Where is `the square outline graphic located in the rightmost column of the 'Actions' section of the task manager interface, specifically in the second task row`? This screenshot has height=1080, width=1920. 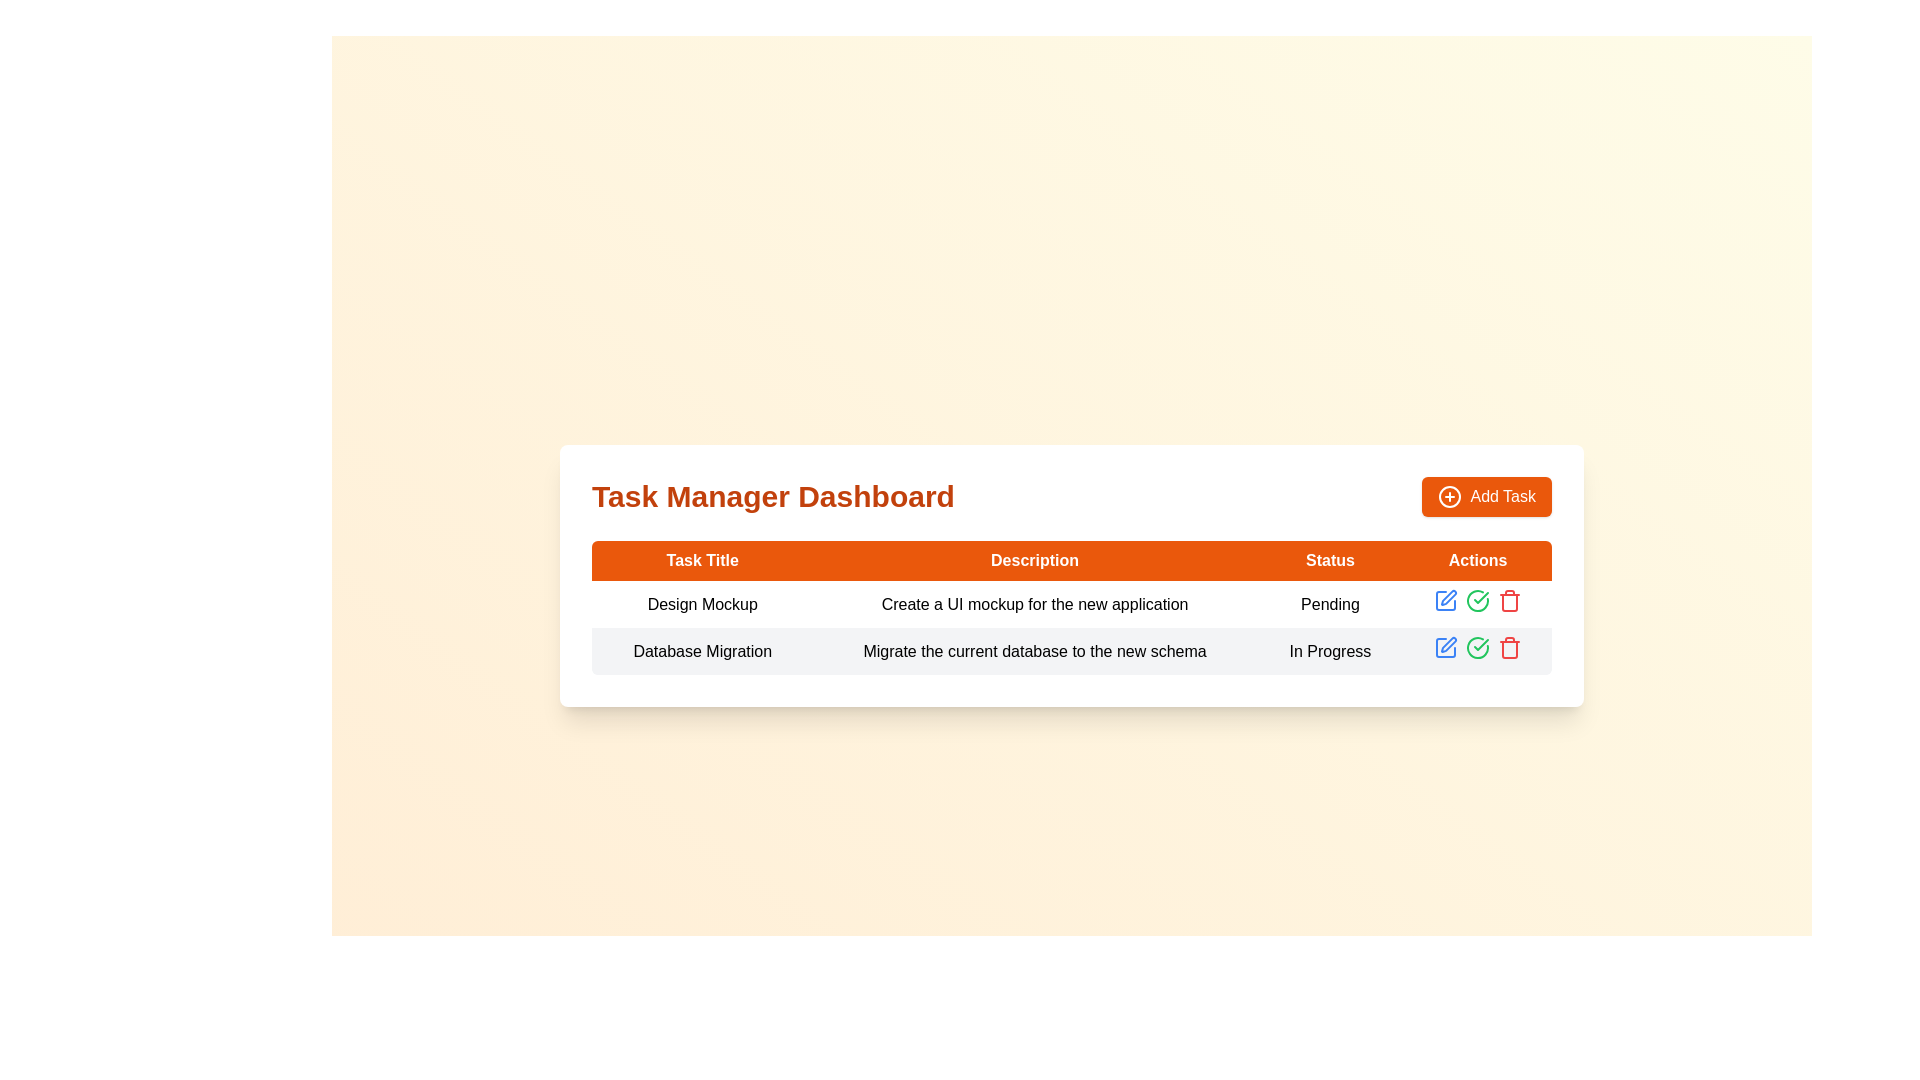 the square outline graphic located in the rightmost column of the 'Actions' section of the task manager interface, specifically in the second task row is located at coordinates (1446, 648).